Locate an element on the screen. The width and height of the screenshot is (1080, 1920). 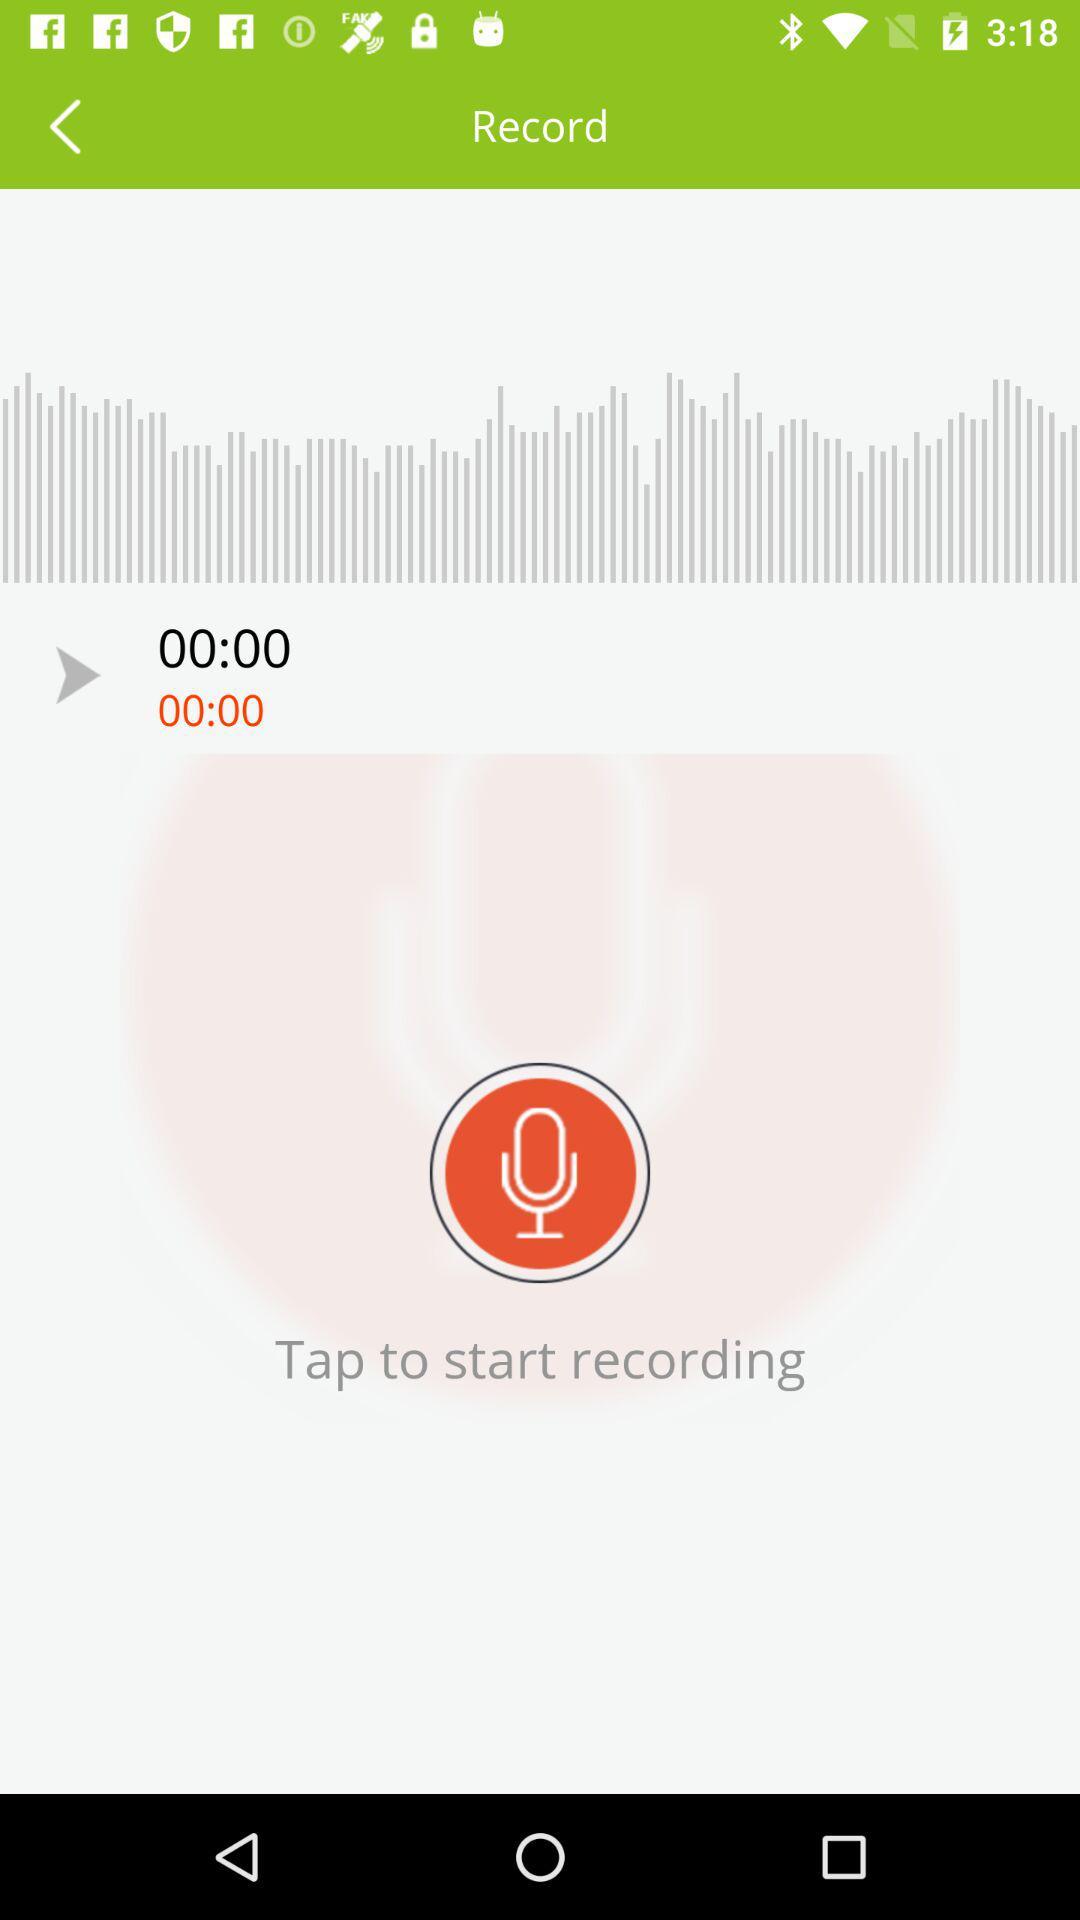
the item above tap to start item is located at coordinates (540, 1172).